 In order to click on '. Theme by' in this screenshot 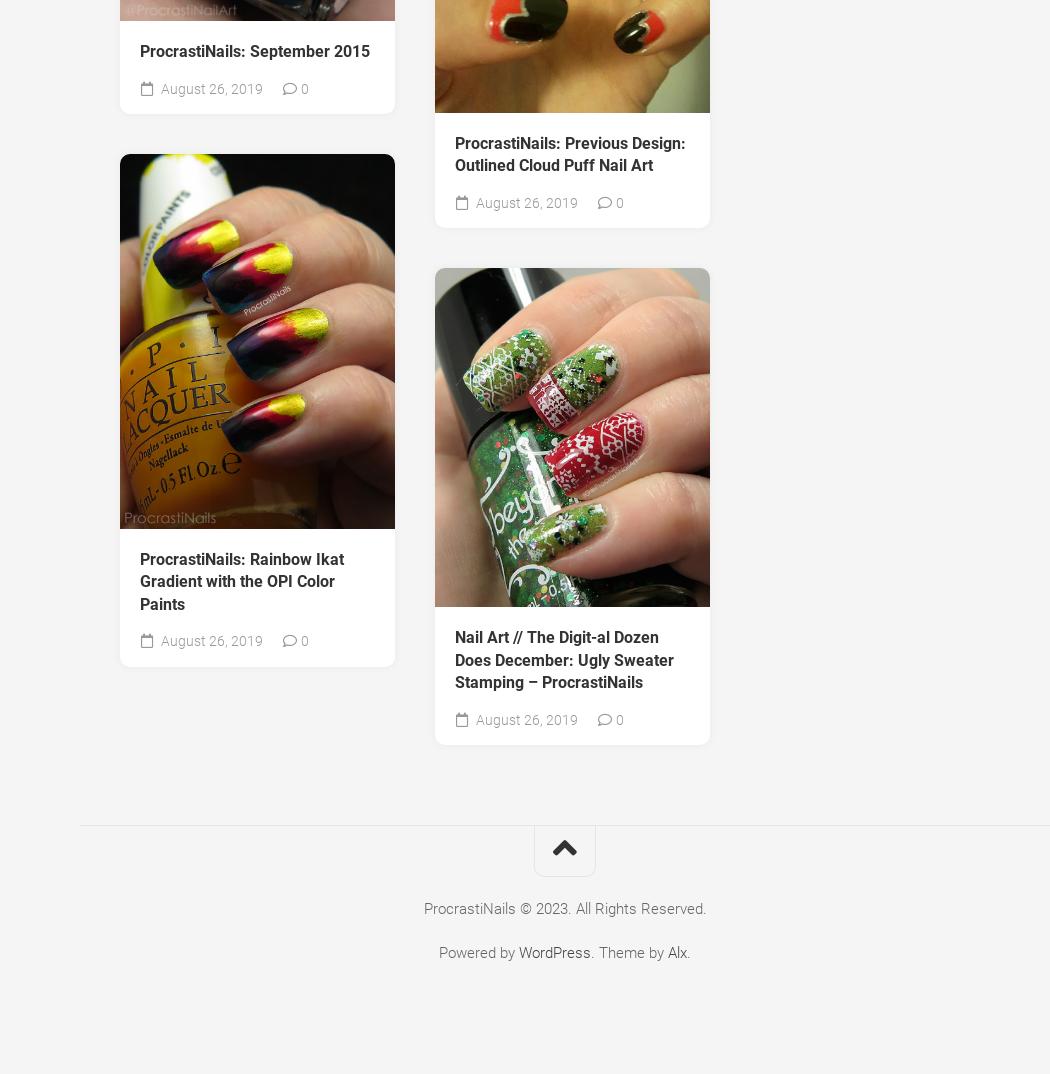, I will do `click(629, 952)`.